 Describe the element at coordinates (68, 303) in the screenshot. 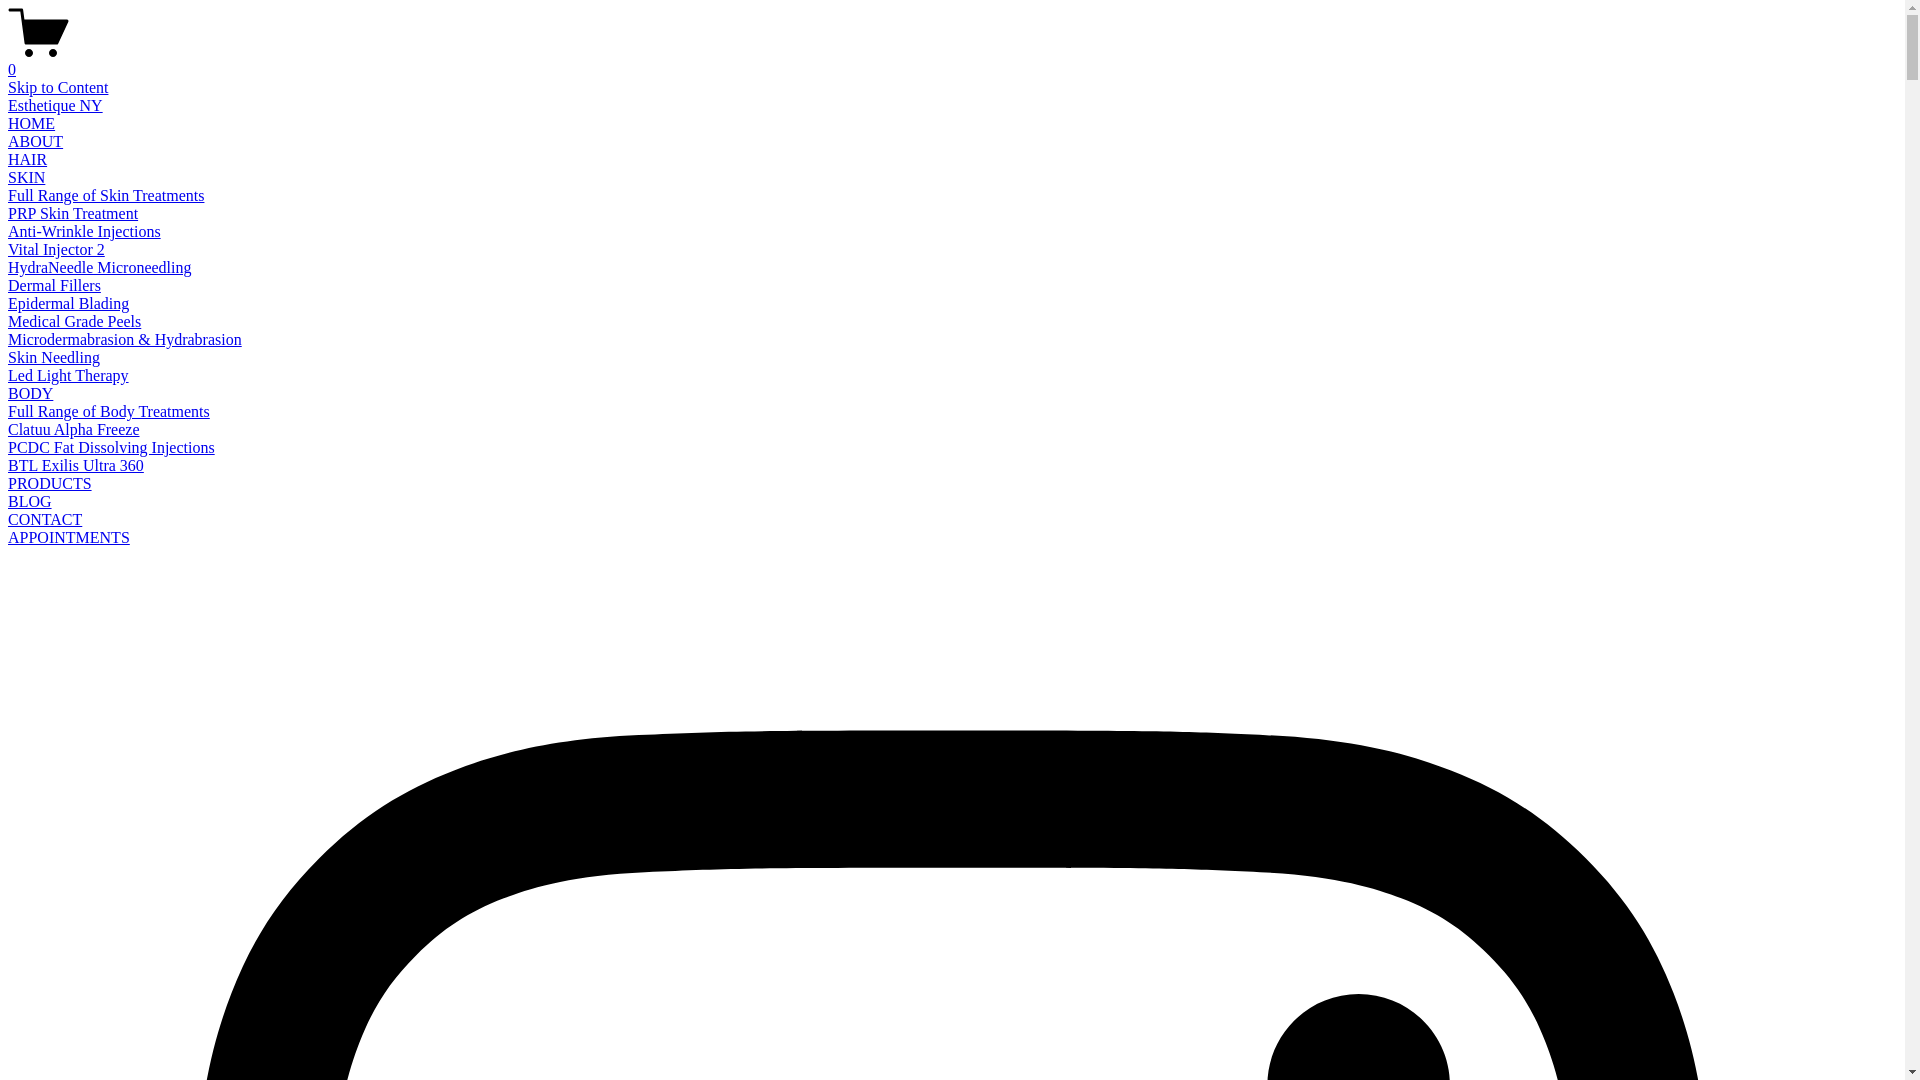

I see `'Epidermal Blading'` at that location.